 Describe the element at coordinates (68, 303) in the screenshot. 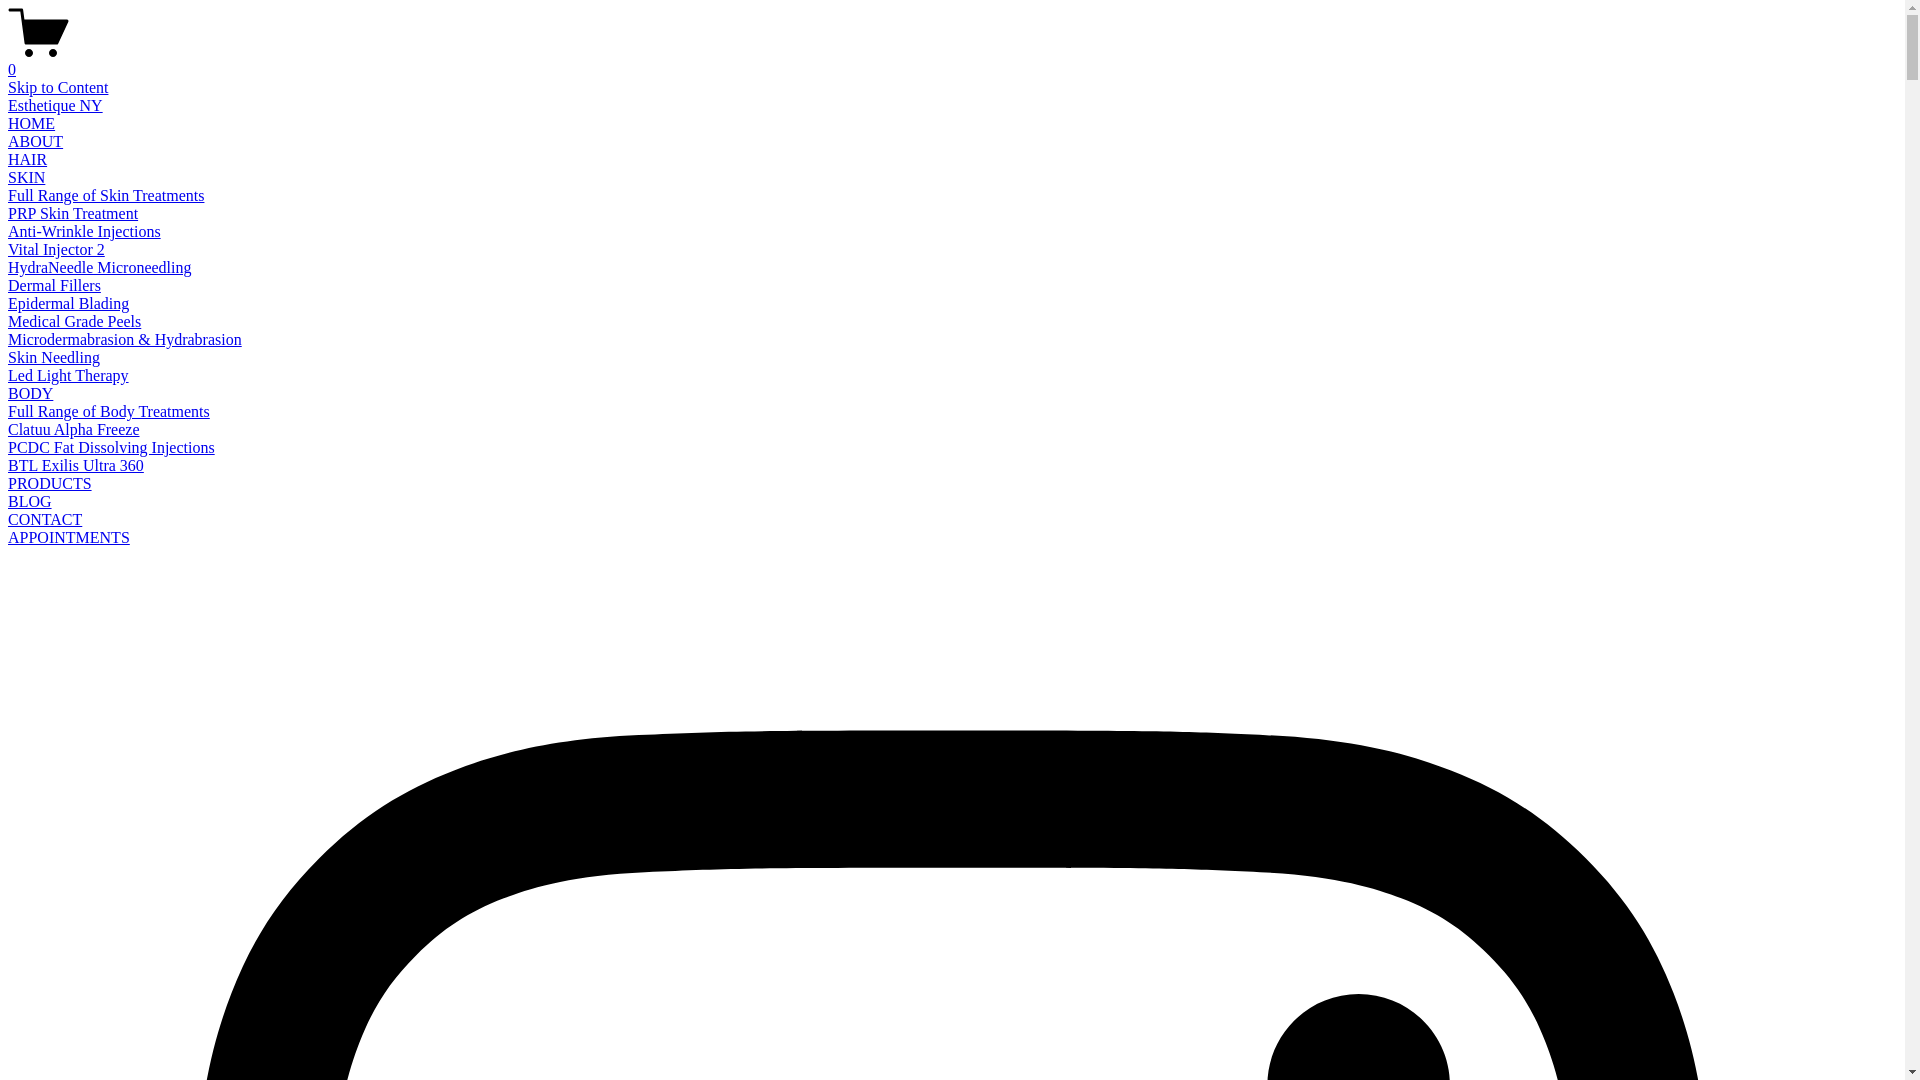

I see `'Epidermal Blading'` at that location.